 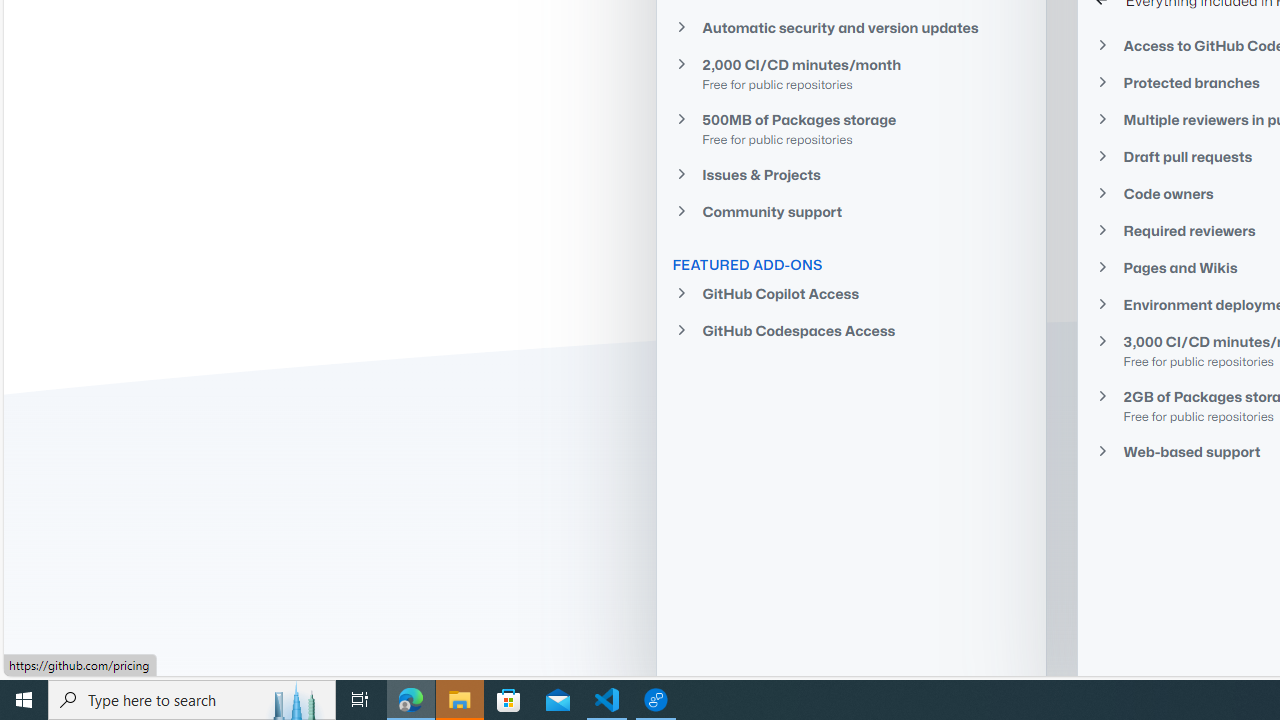 I want to click on '500MB of Packages storageFree for public repositories', so click(x=851, y=128).